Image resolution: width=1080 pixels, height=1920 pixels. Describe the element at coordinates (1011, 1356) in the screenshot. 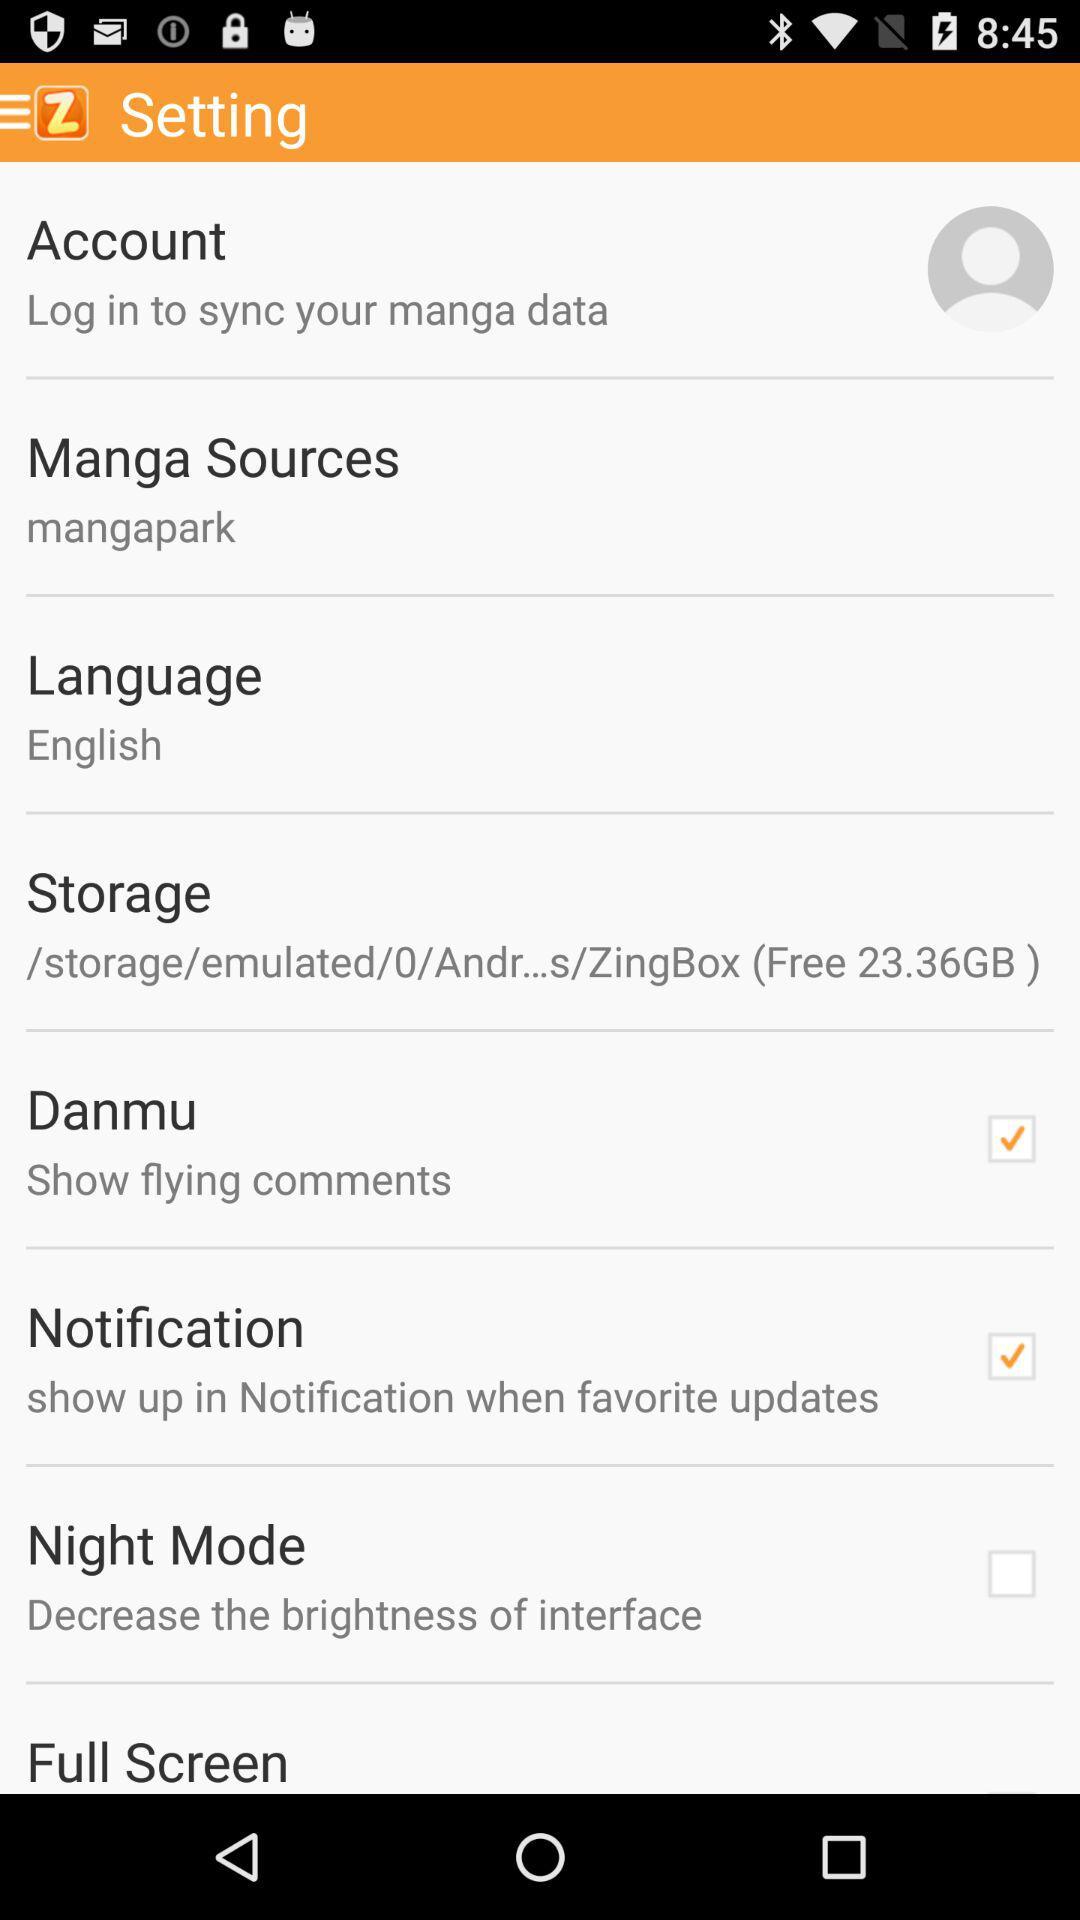

I see `check mark box` at that location.